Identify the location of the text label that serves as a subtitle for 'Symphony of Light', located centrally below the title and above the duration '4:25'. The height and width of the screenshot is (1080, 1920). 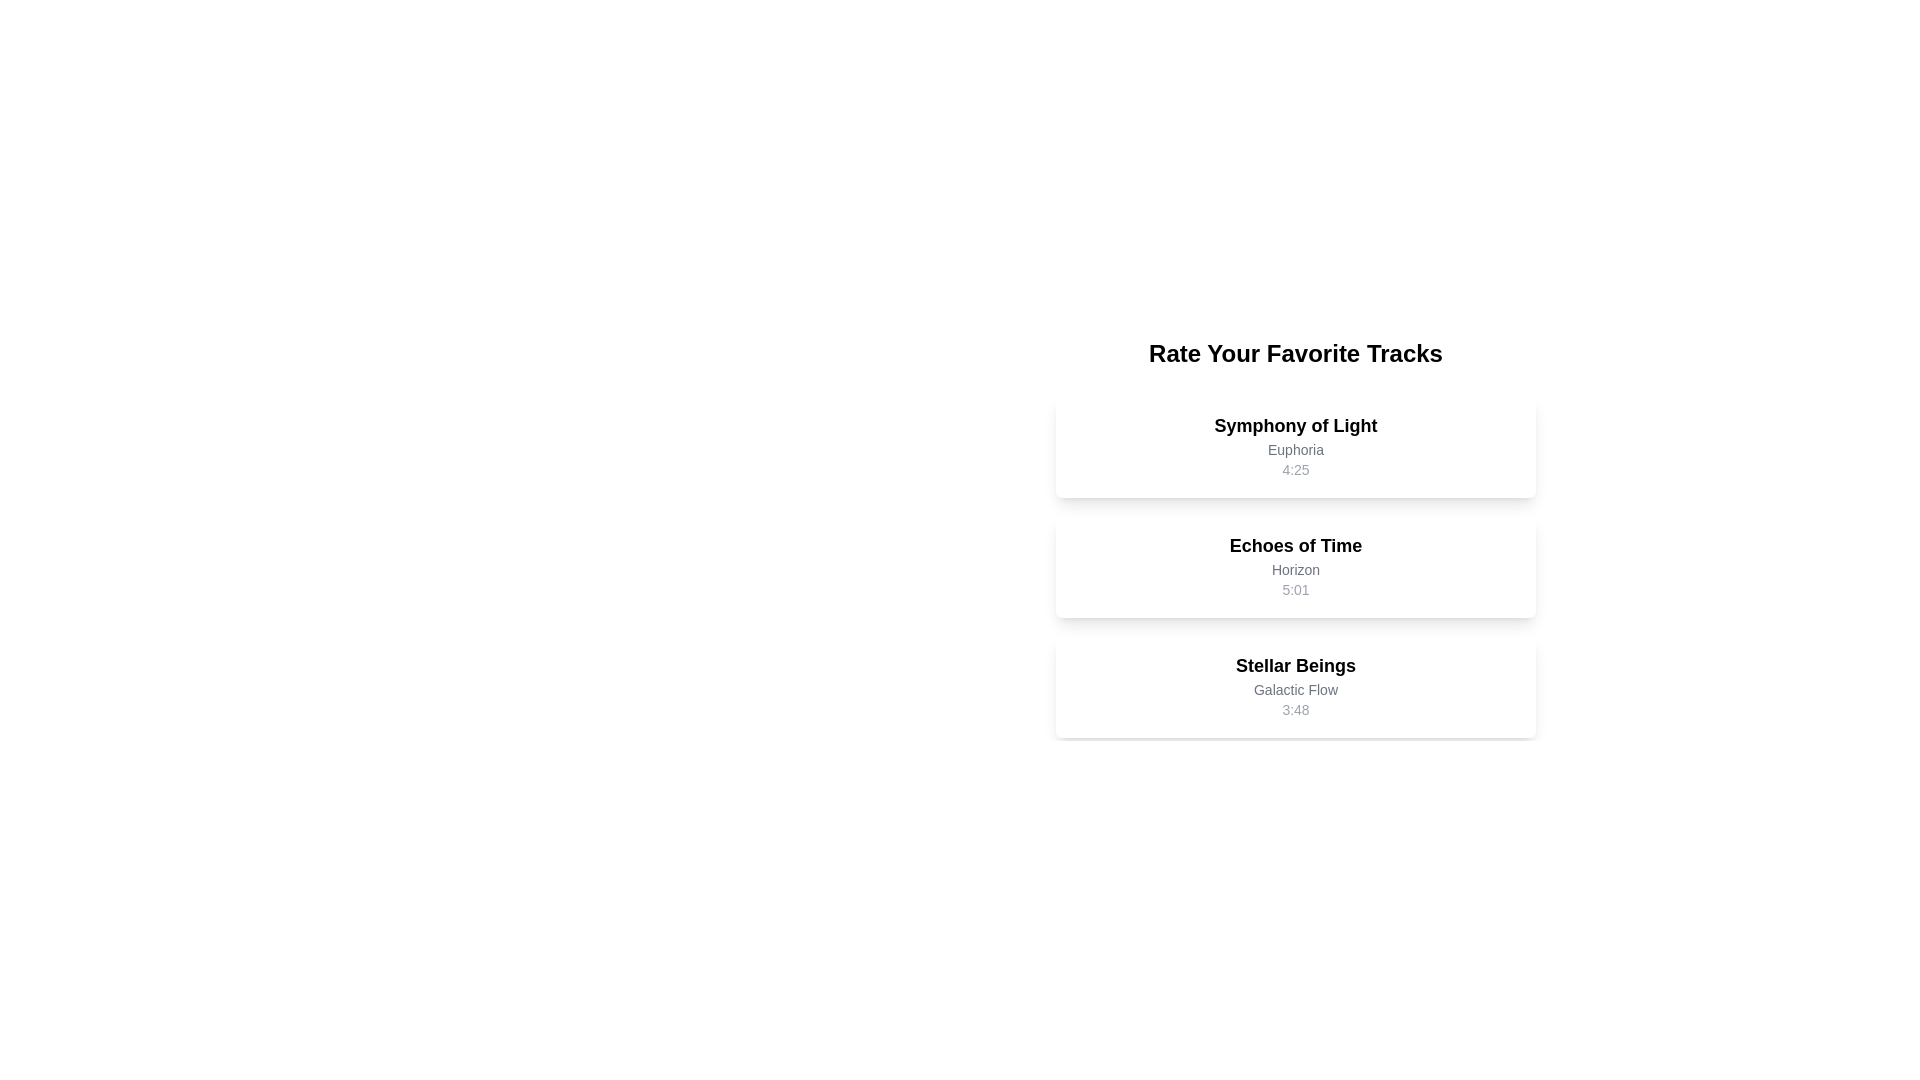
(1296, 450).